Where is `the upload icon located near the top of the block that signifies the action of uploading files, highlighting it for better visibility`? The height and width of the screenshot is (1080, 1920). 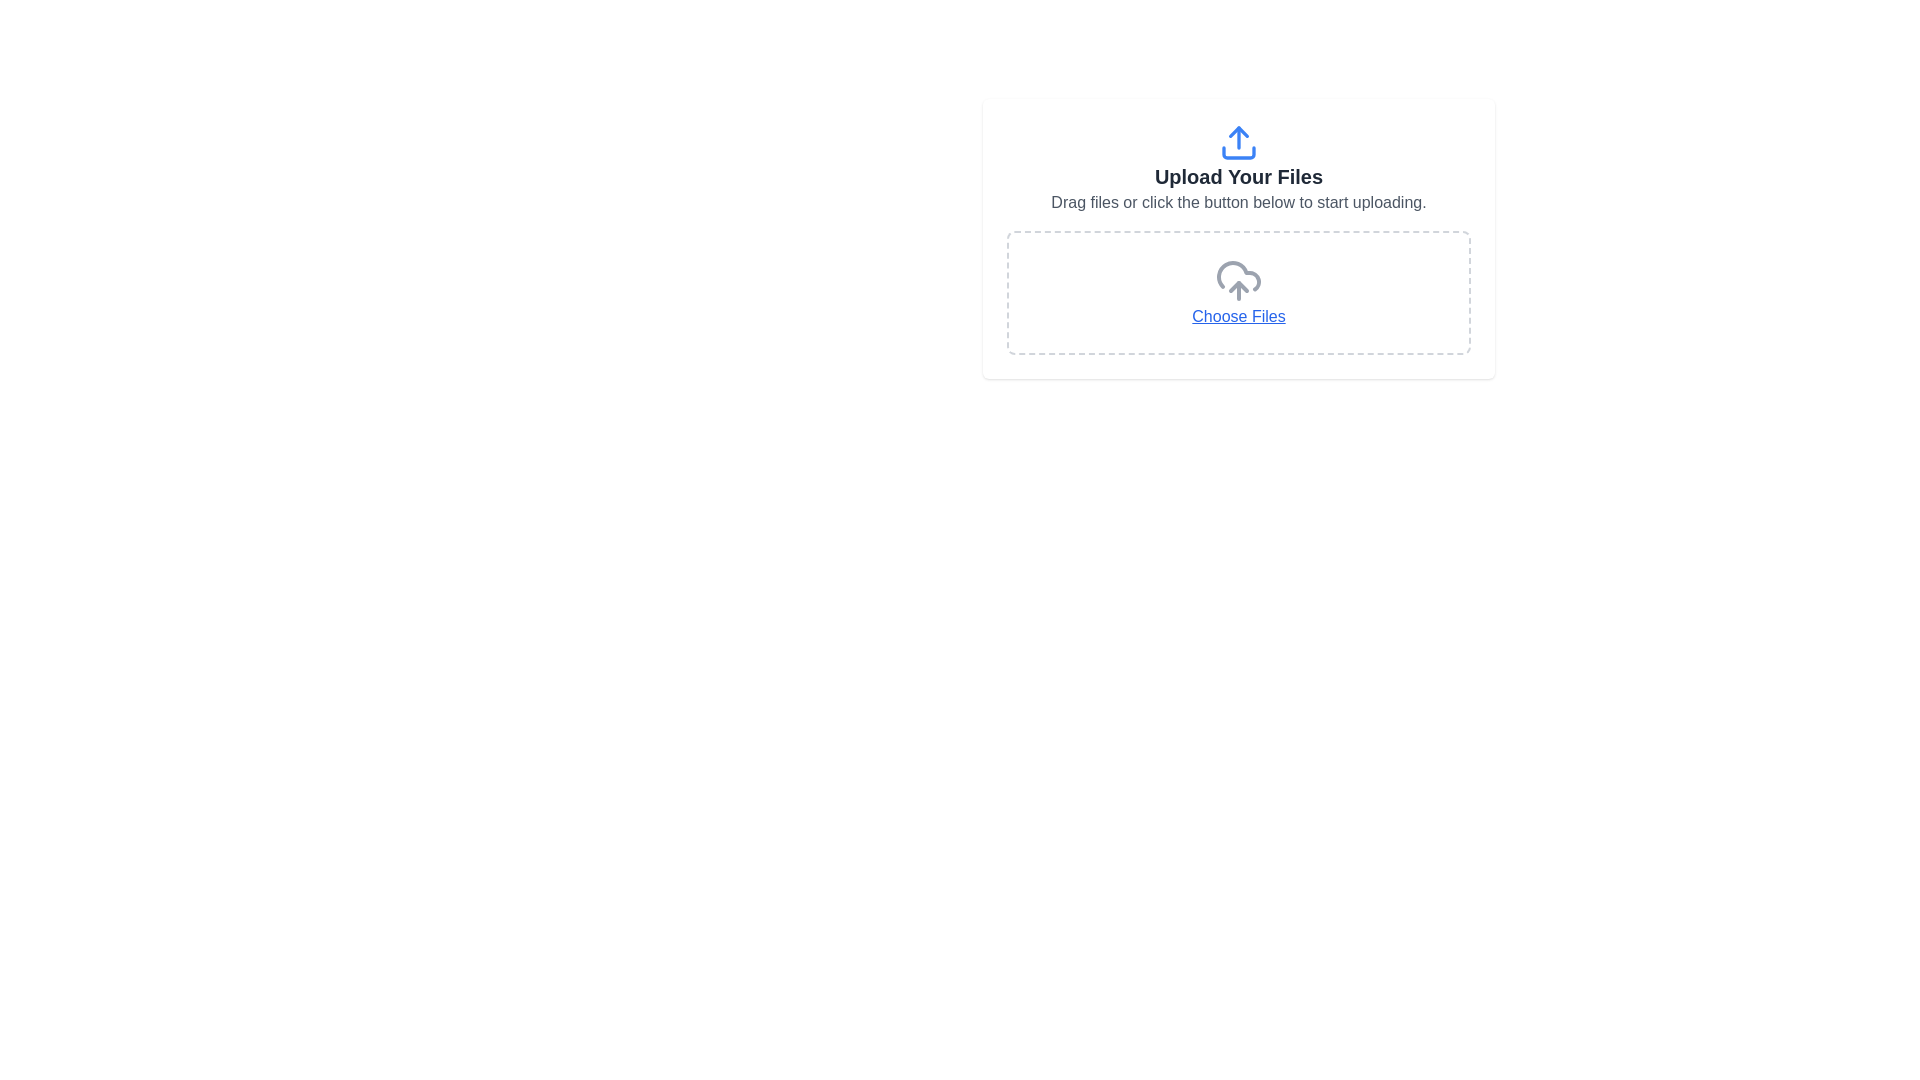
the upload icon located near the top of the block that signifies the action of uploading files, highlighting it for better visibility is located at coordinates (1237, 141).